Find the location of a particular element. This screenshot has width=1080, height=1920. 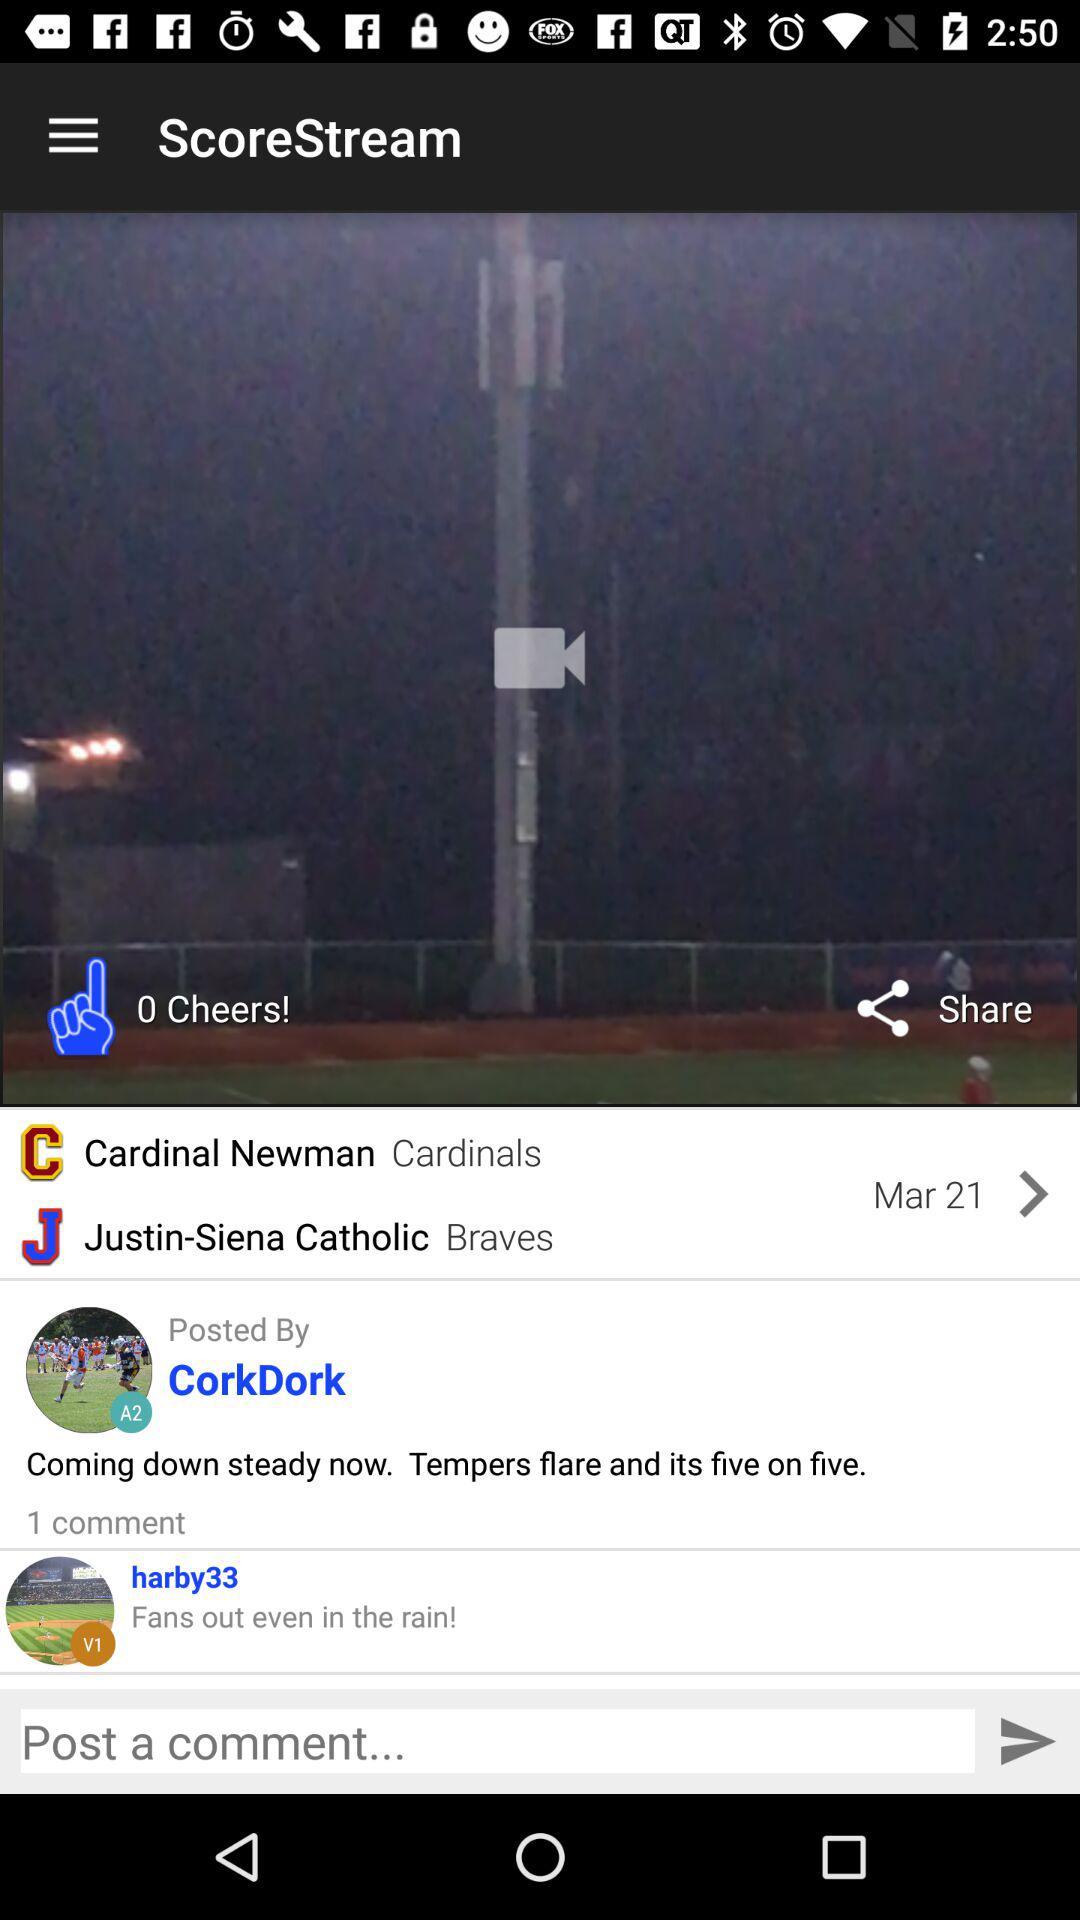

the posted by icon is located at coordinates (237, 1328).